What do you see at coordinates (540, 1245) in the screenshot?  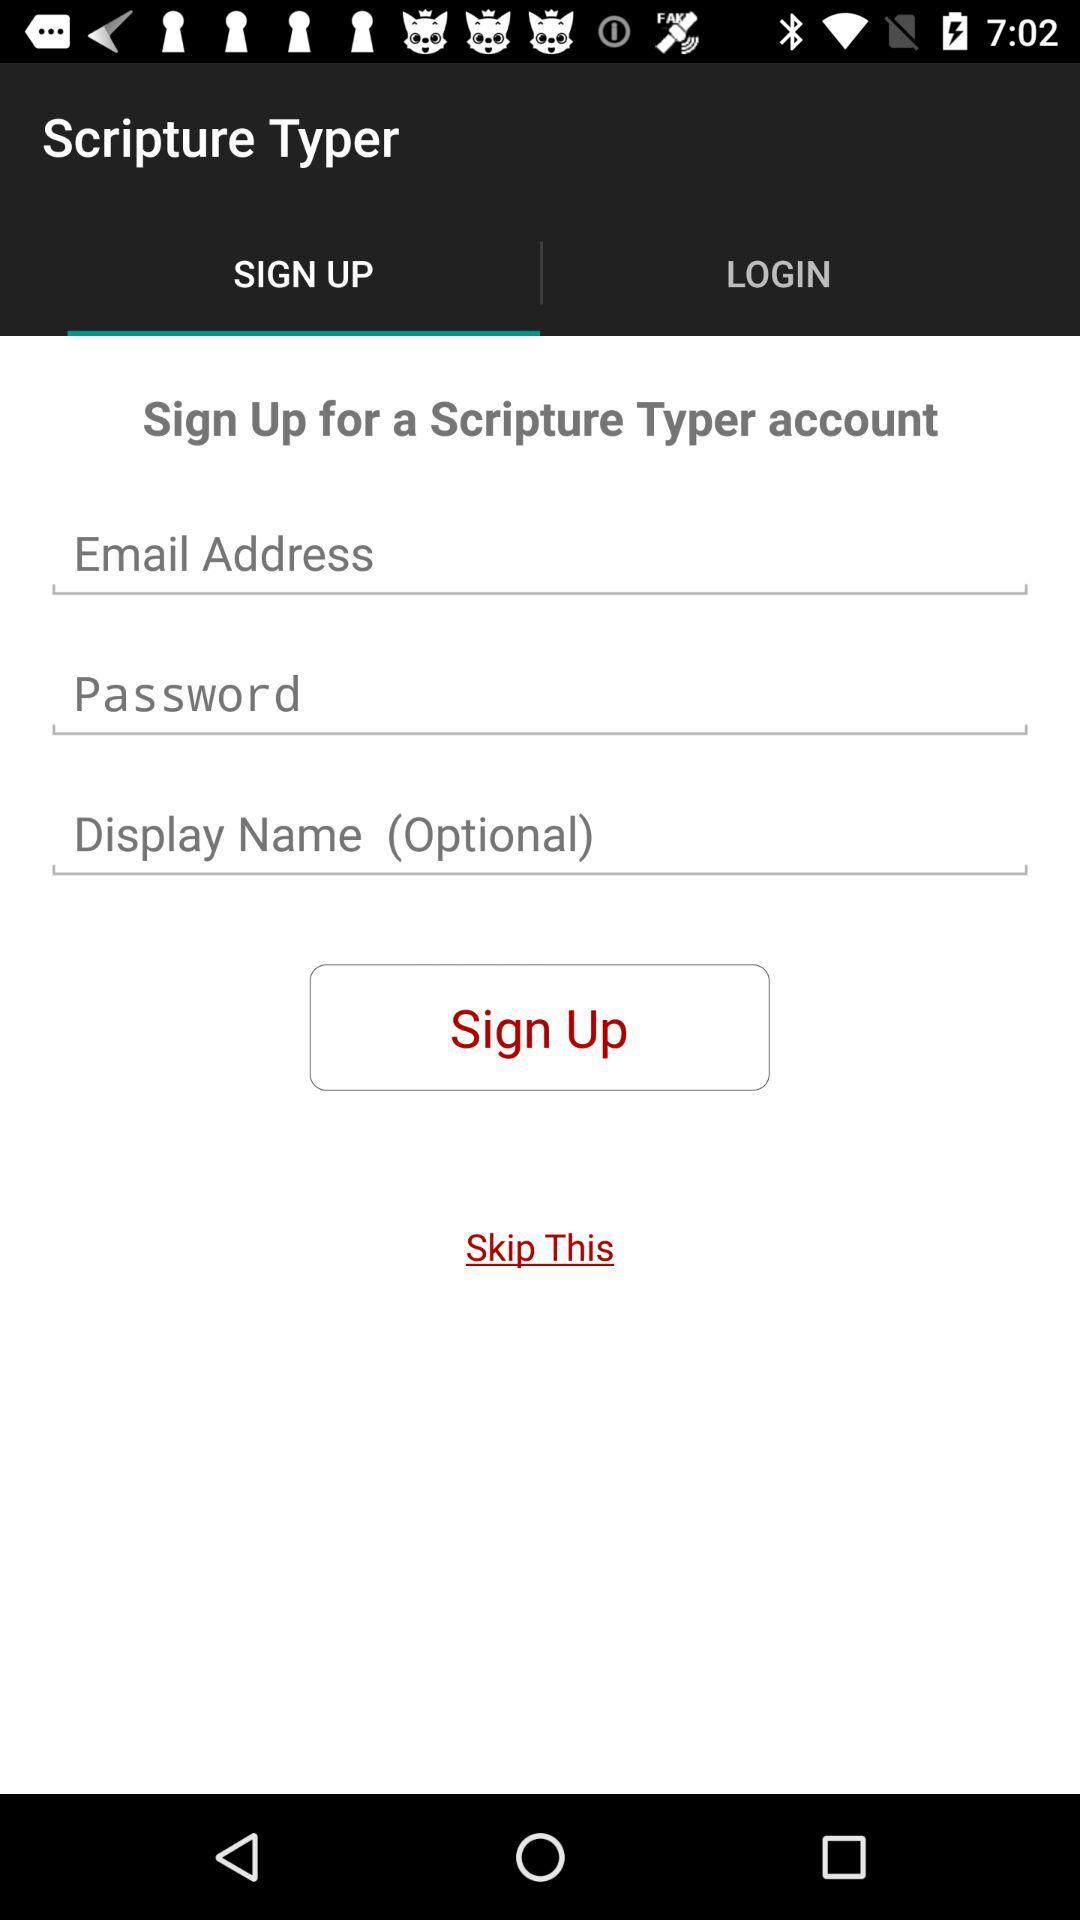 I see `the skip this` at bounding box center [540, 1245].